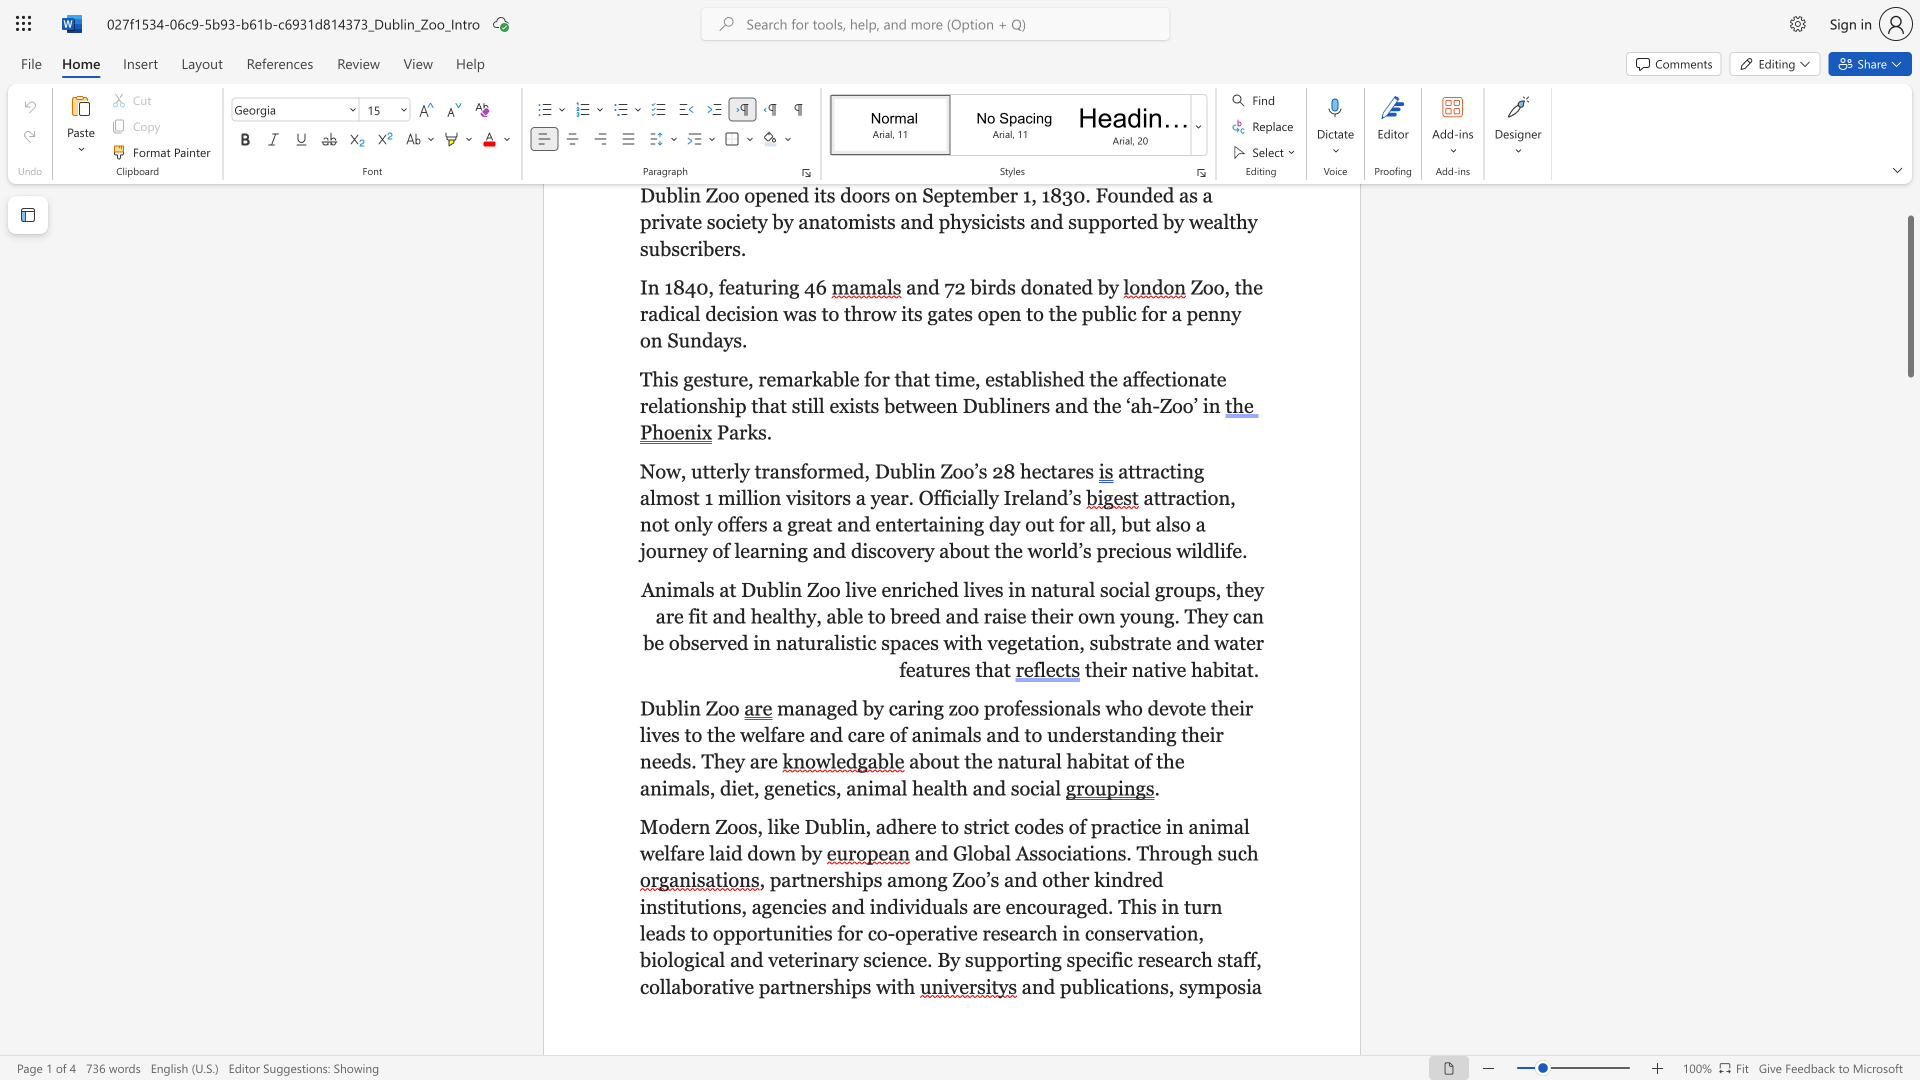  Describe the element at coordinates (981, 287) in the screenshot. I see `the subset text "irds donated b" within the text "and 72 birds donated by"` at that location.